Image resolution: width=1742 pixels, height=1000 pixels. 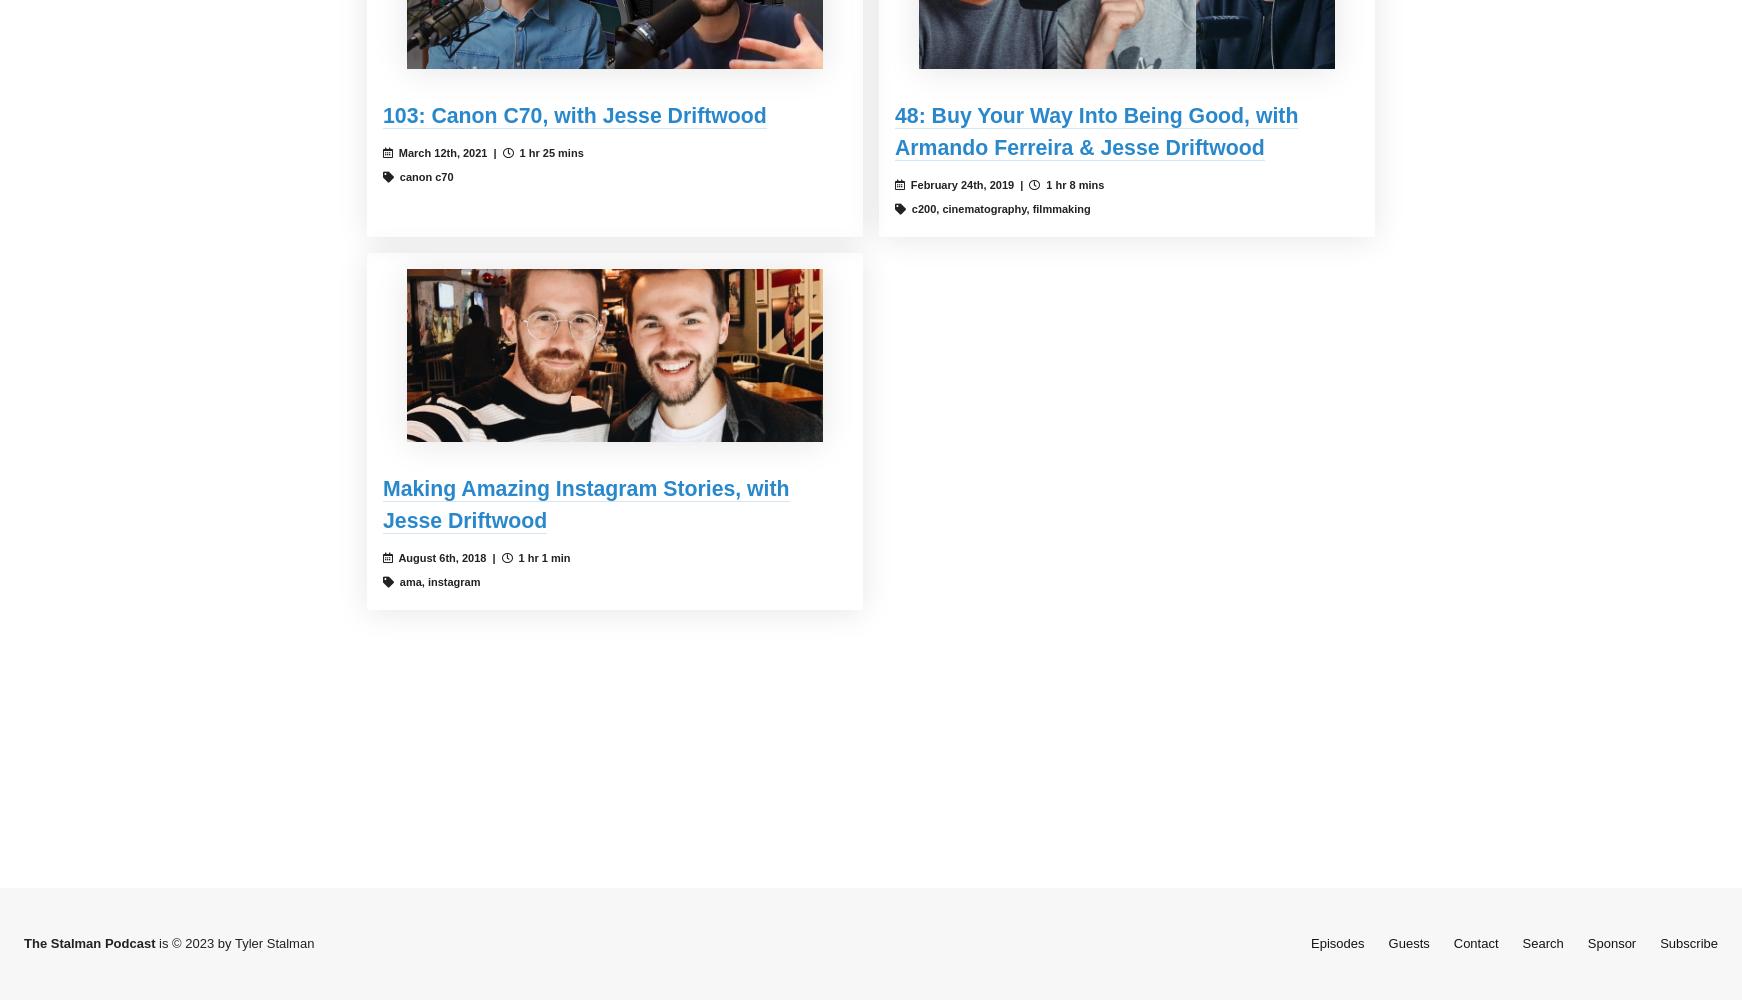 What do you see at coordinates (998, 208) in the screenshot?
I see `'c200, cinematography, filmmaking'` at bounding box center [998, 208].